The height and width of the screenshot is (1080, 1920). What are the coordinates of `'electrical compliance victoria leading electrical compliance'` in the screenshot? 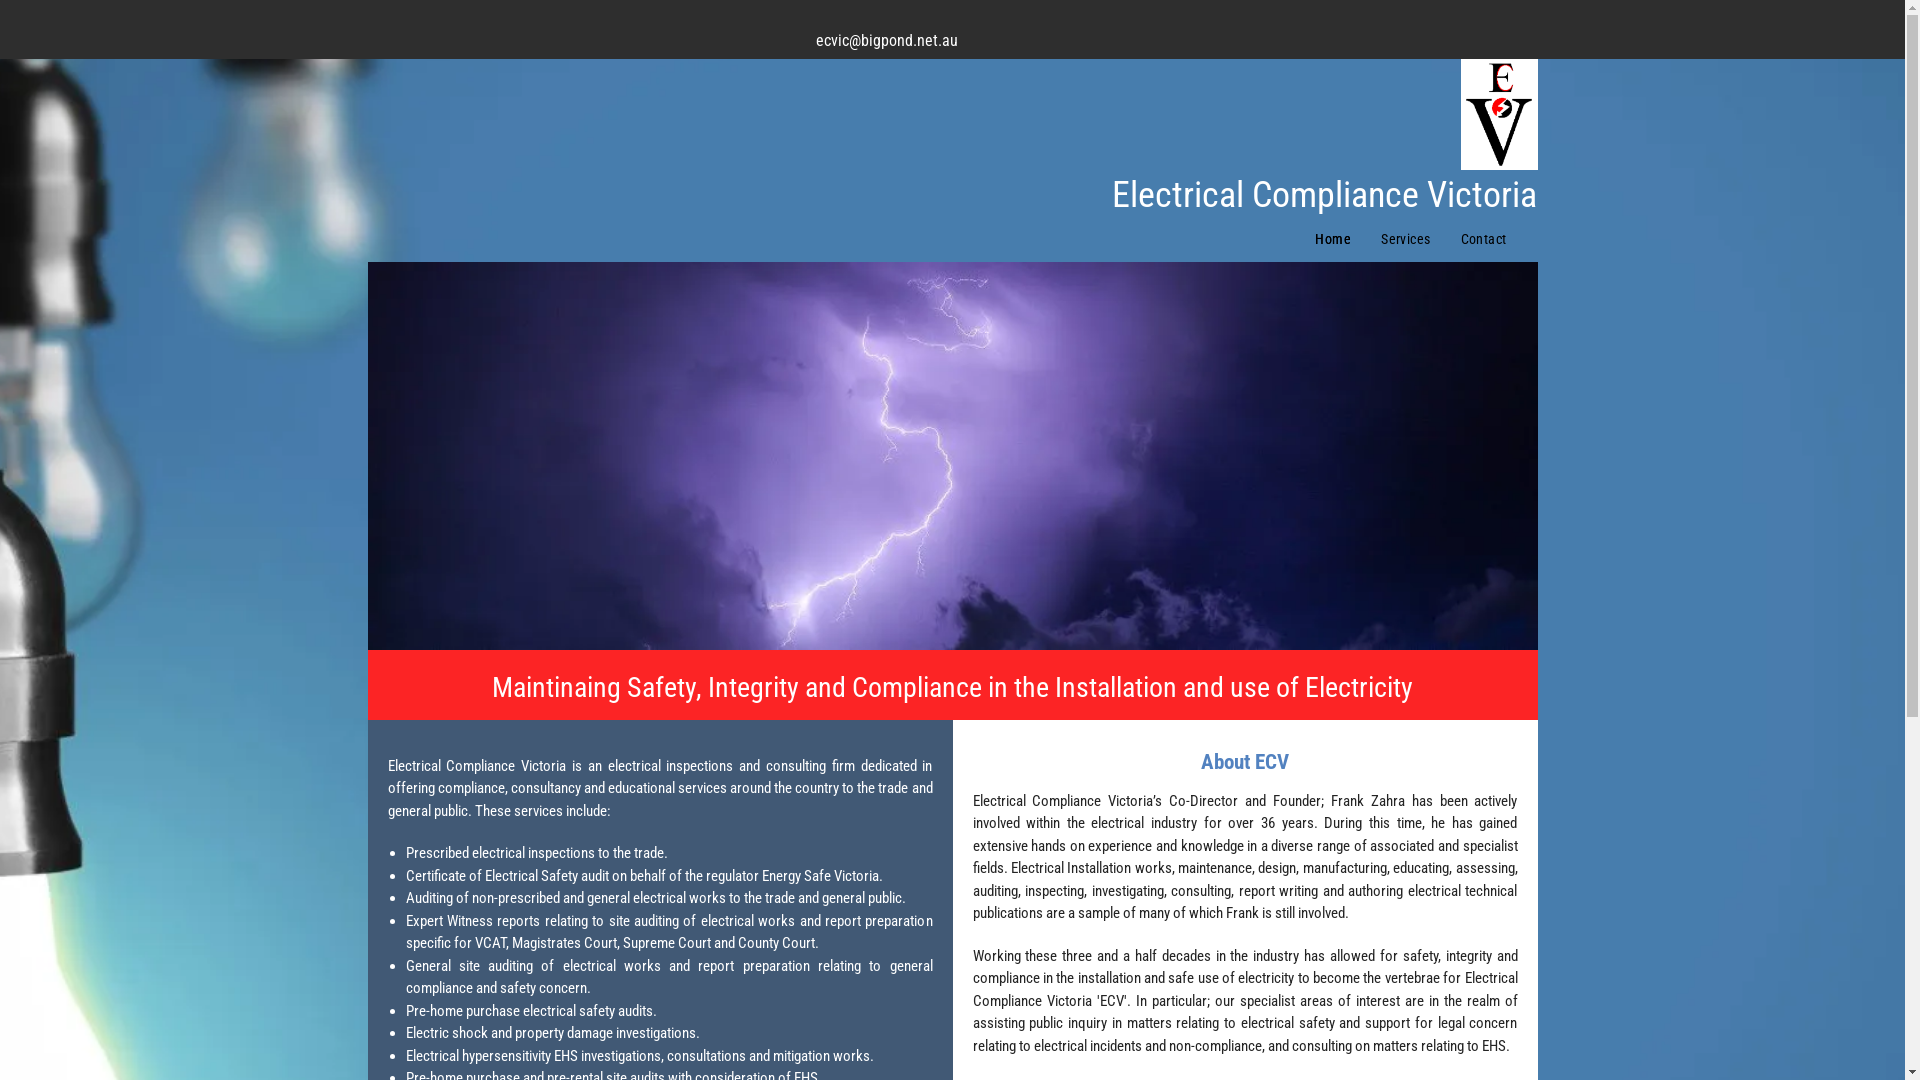 It's located at (952, 455).